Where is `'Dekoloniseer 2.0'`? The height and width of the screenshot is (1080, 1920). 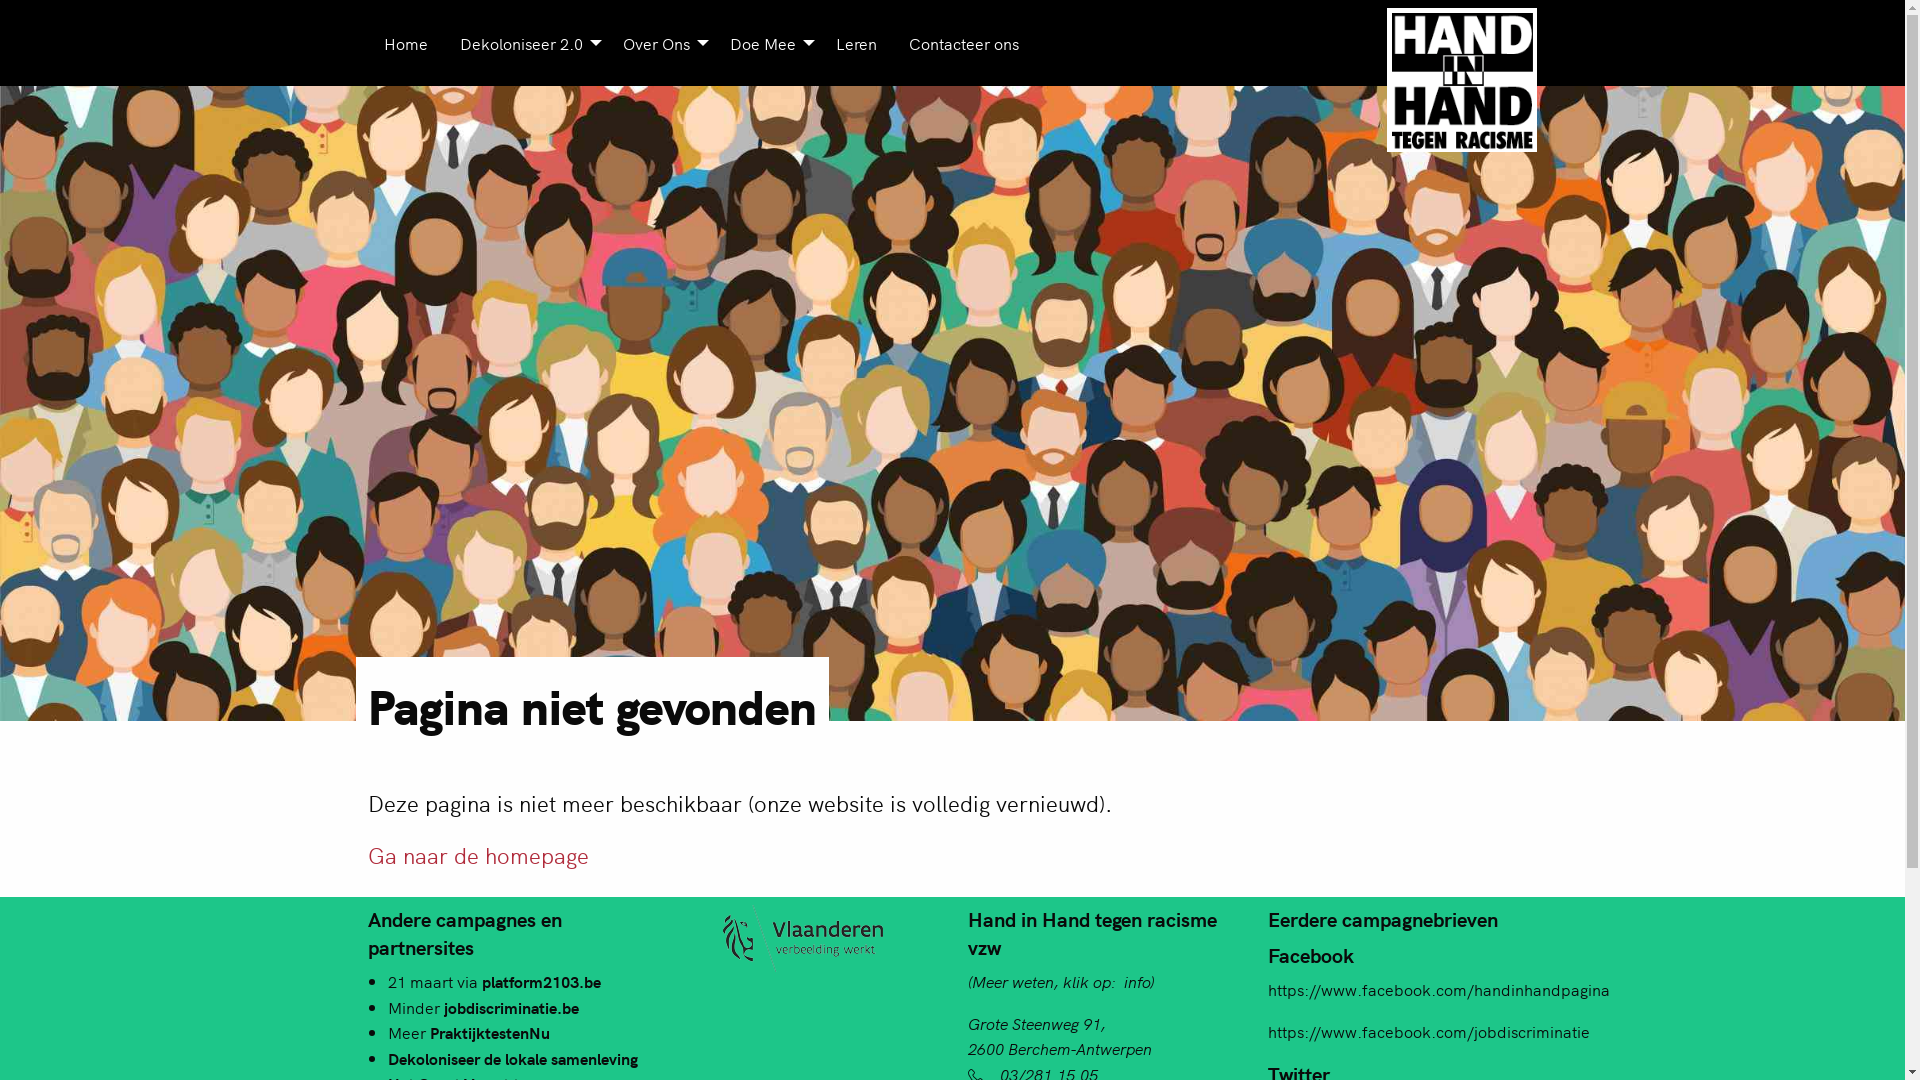
'Dekoloniseer 2.0' is located at coordinates (525, 42).